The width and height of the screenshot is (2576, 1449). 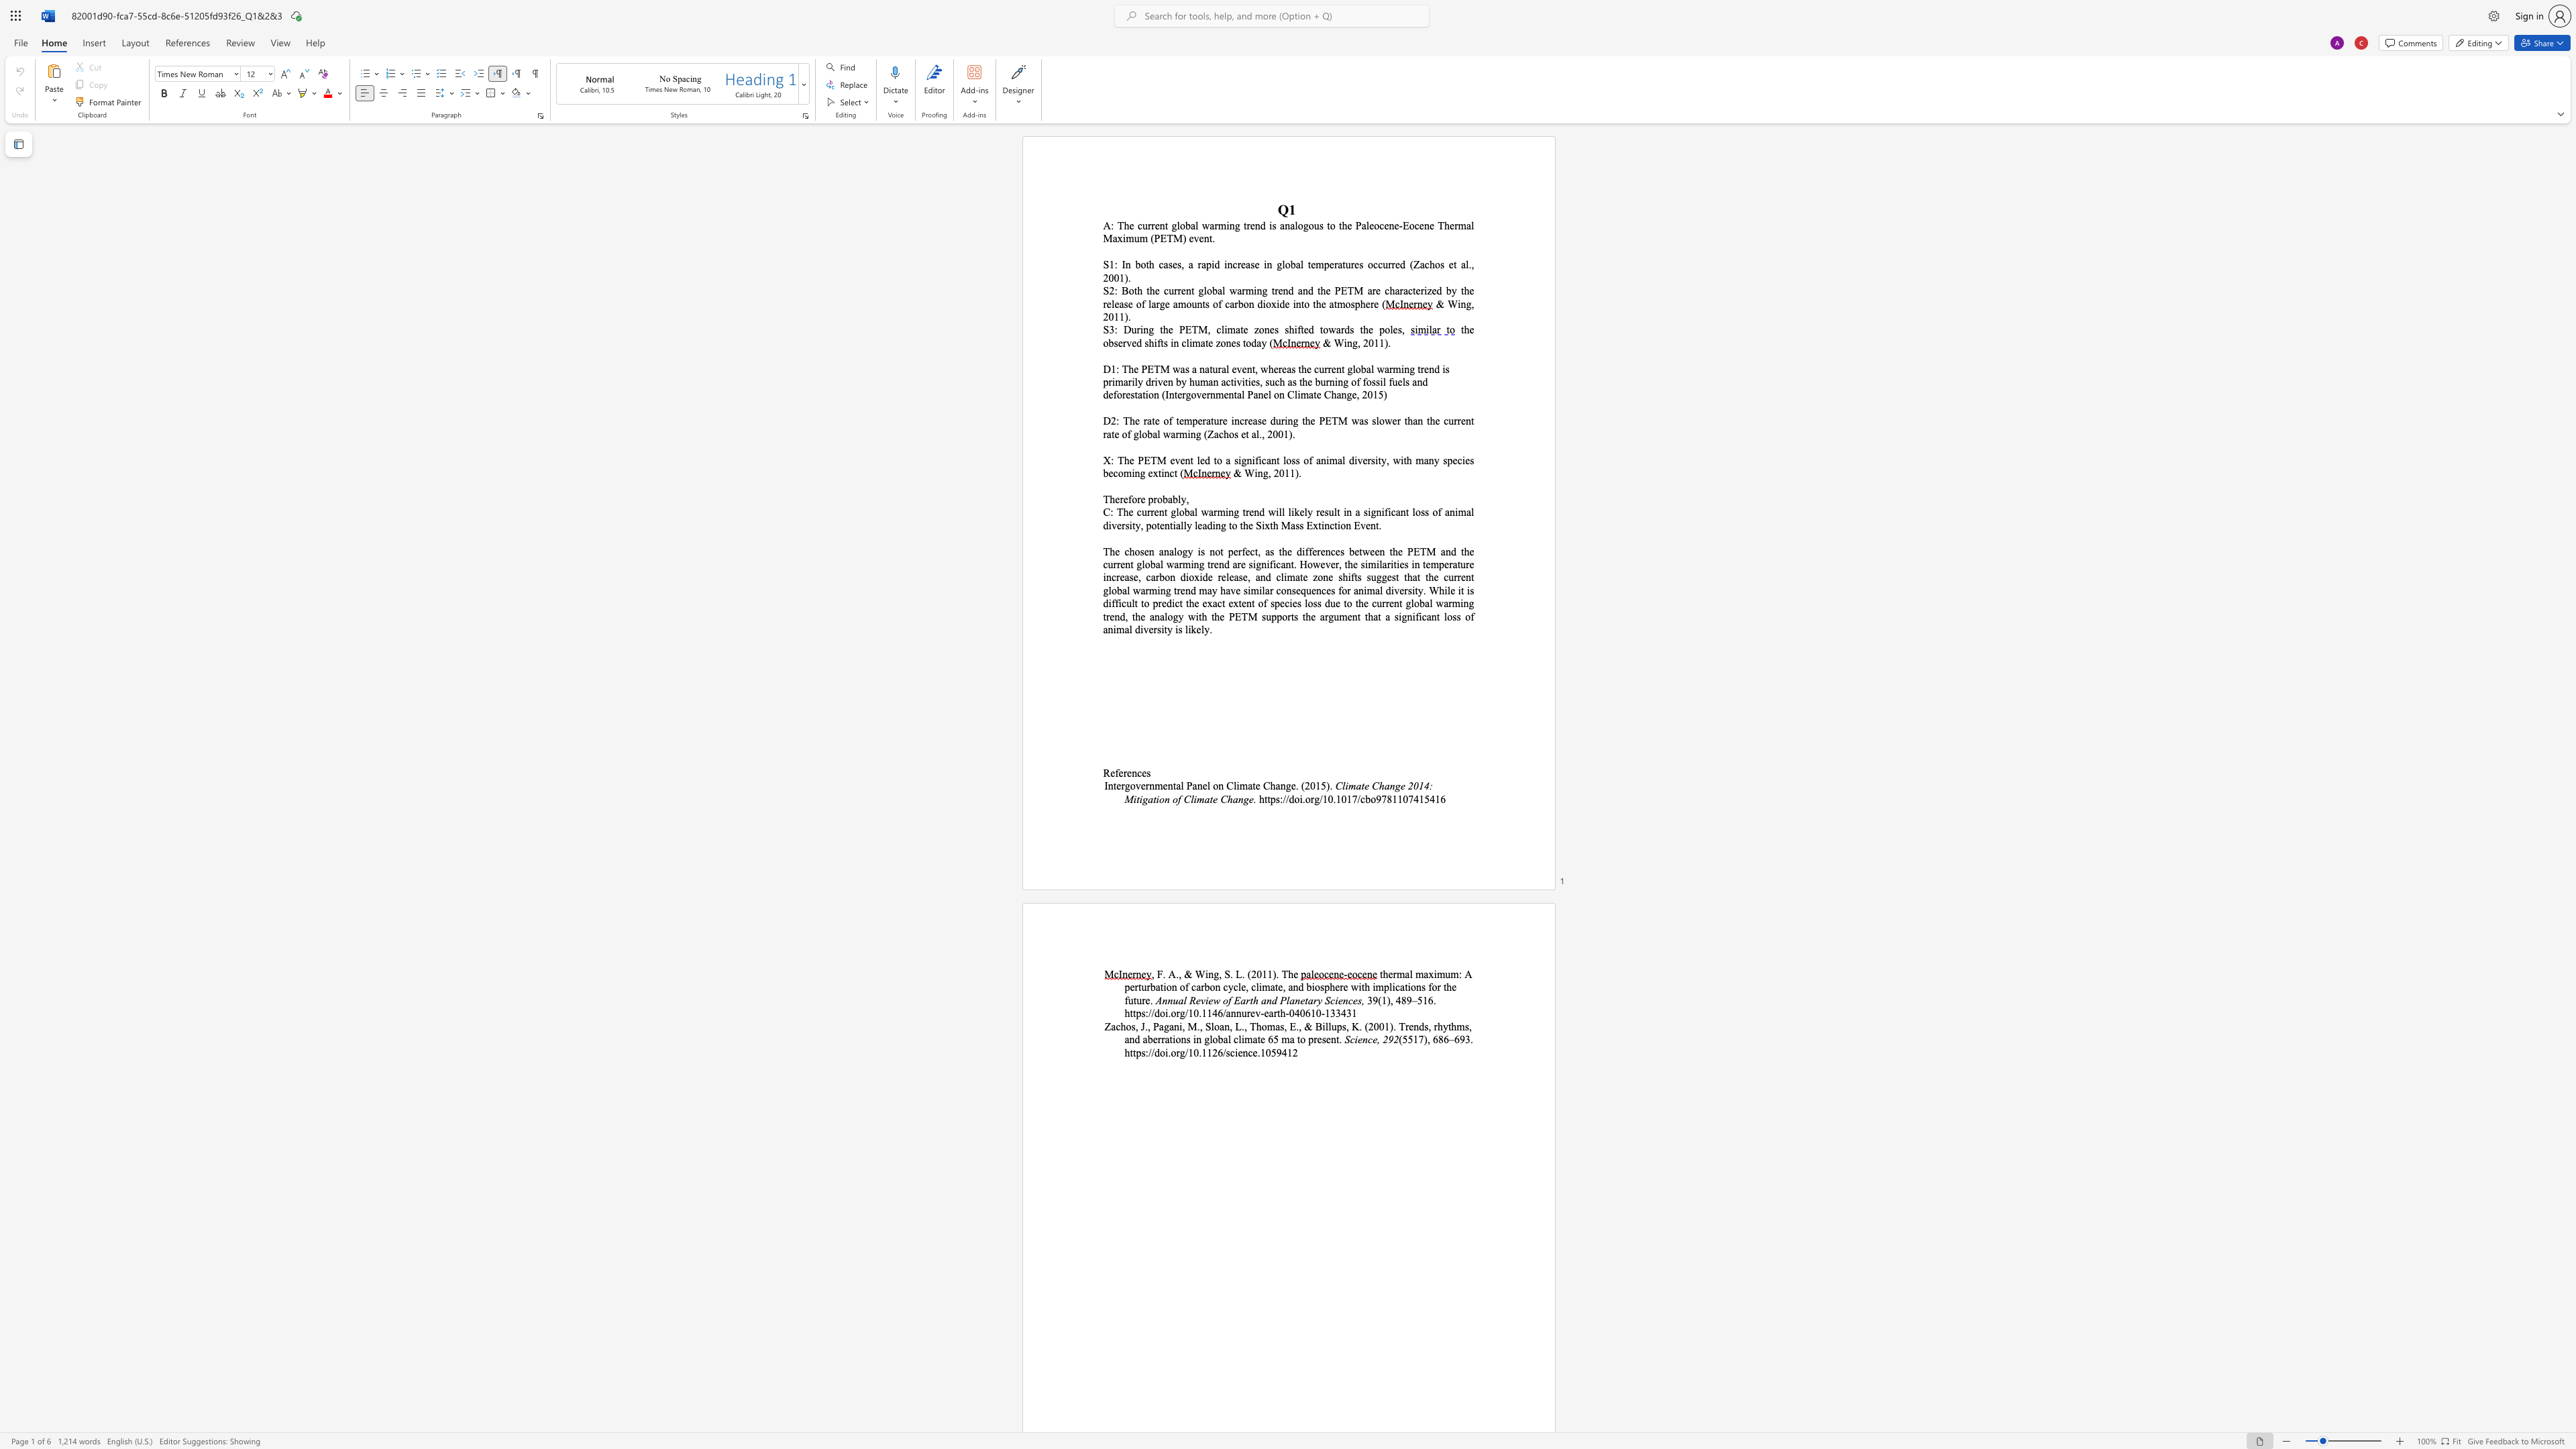 I want to click on the 2th character "s" in the text, so click(x=1423, y=986).